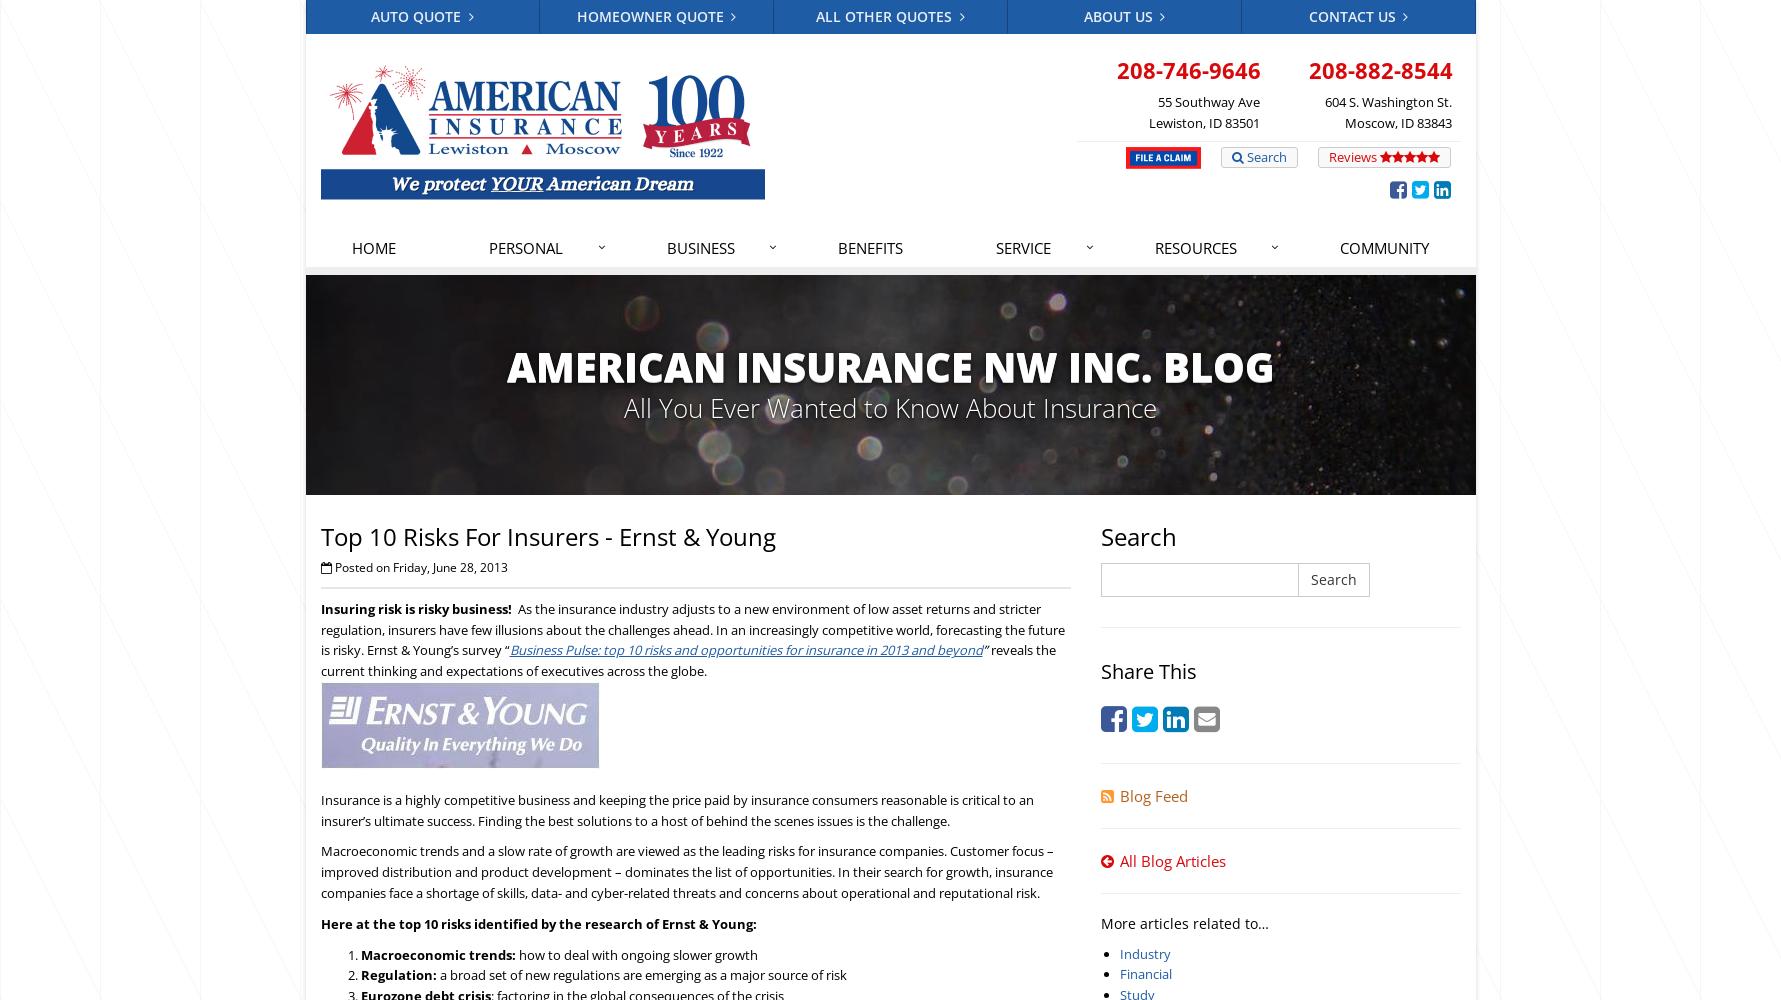 The image size is (1781, 1000). I want to click on 'Macroeconomic trends and a slow rate of growth are viewed as the leading risks for insurance companies. Customer focus – improved distribution and product development – dominates the list of opportunities. In their search for growth, insurance companies face a shortage of skills, data- and cyber-related threats and concerns about operational and reputational risk.', so click(686, 870).